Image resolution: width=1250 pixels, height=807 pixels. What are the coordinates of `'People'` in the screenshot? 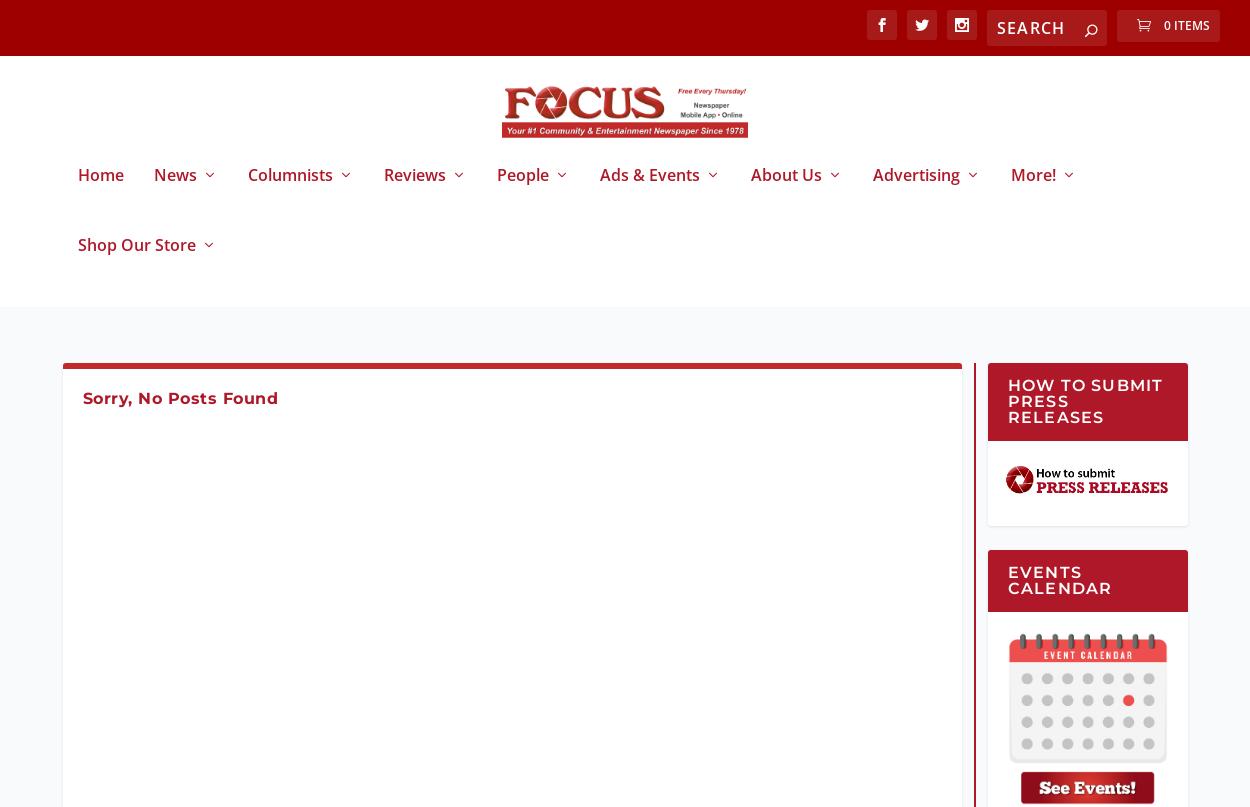 It's located at (522, 191).